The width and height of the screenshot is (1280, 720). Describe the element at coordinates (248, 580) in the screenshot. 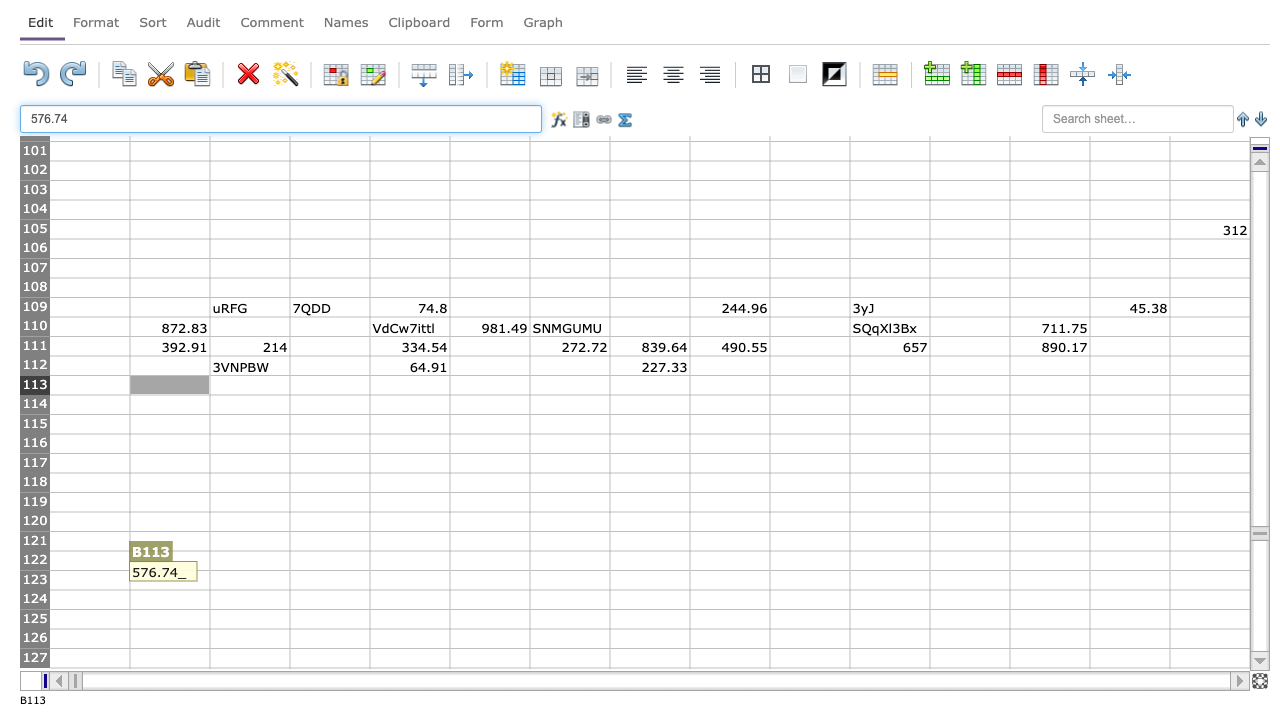

I see `Cell C-123` at that location.